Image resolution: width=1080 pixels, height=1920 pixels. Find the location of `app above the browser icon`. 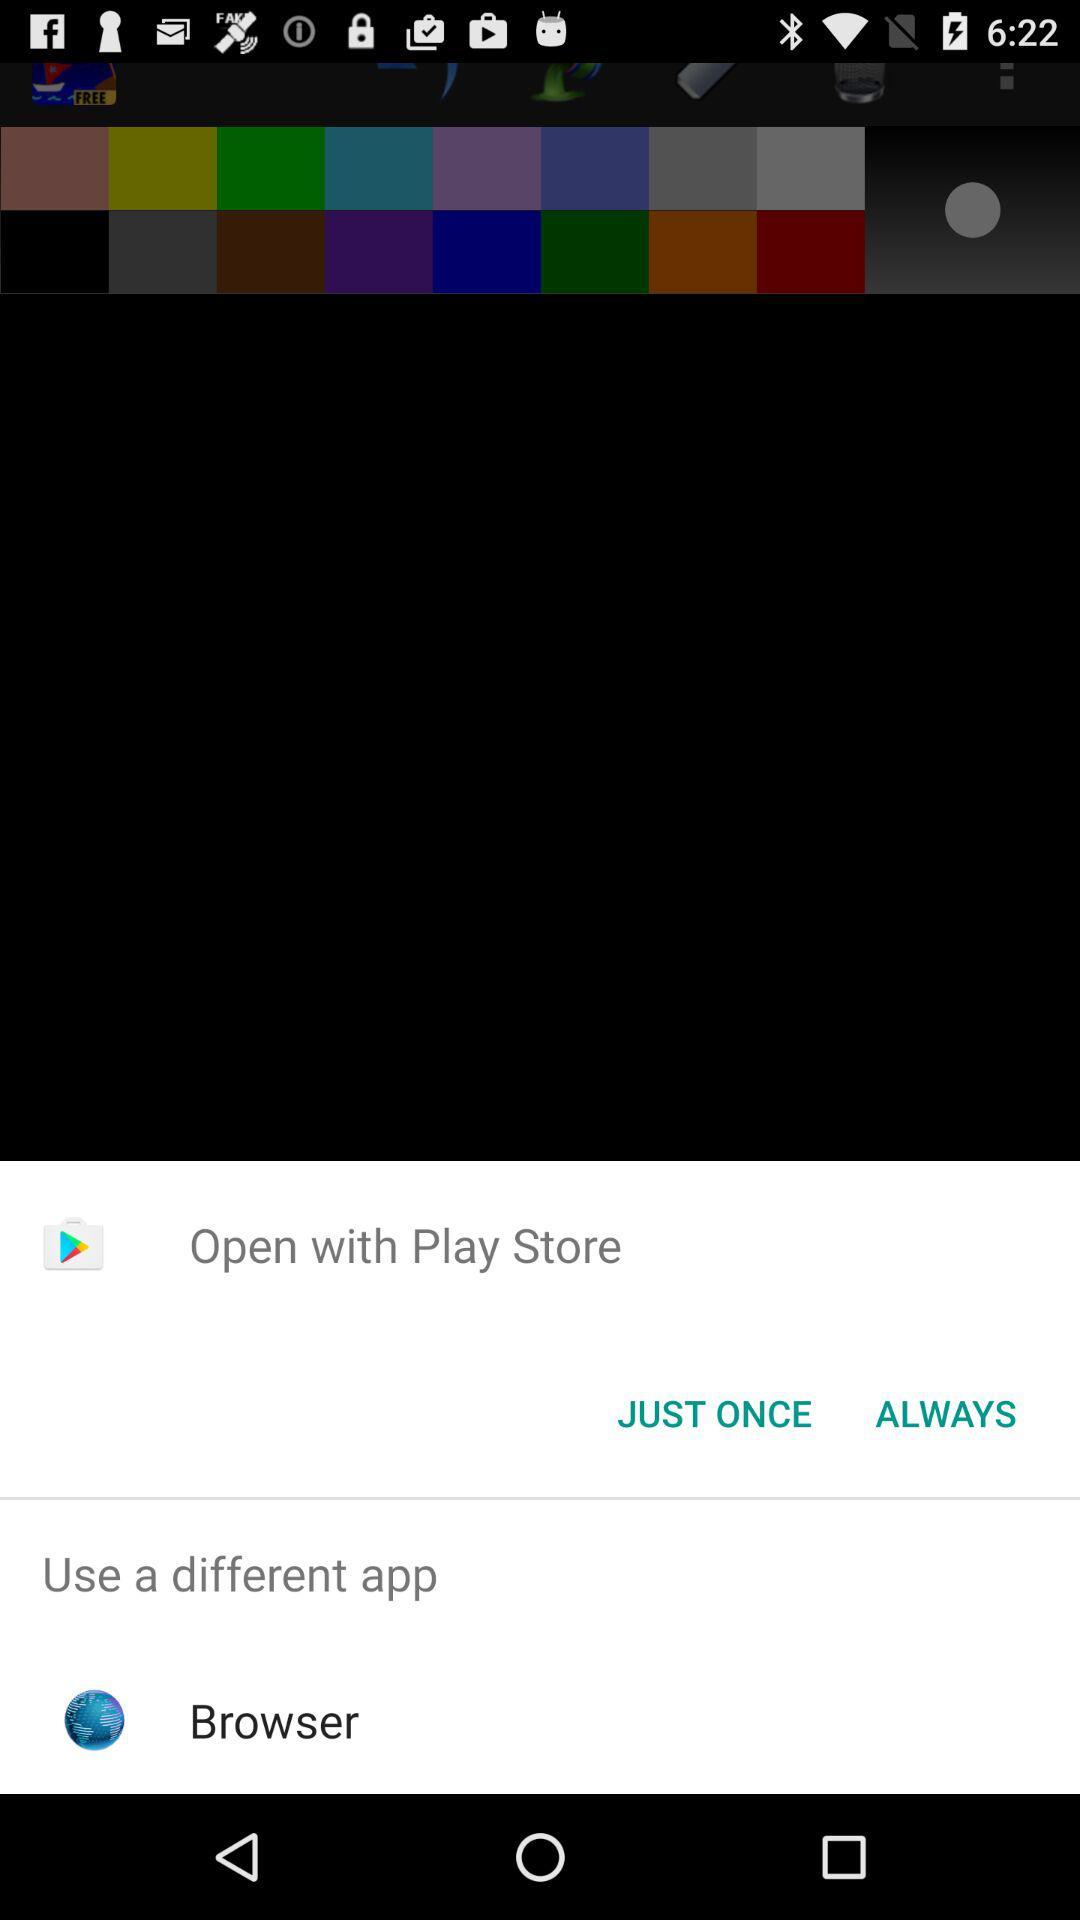

app above the browser icon is located at coordinates (540, 1572).